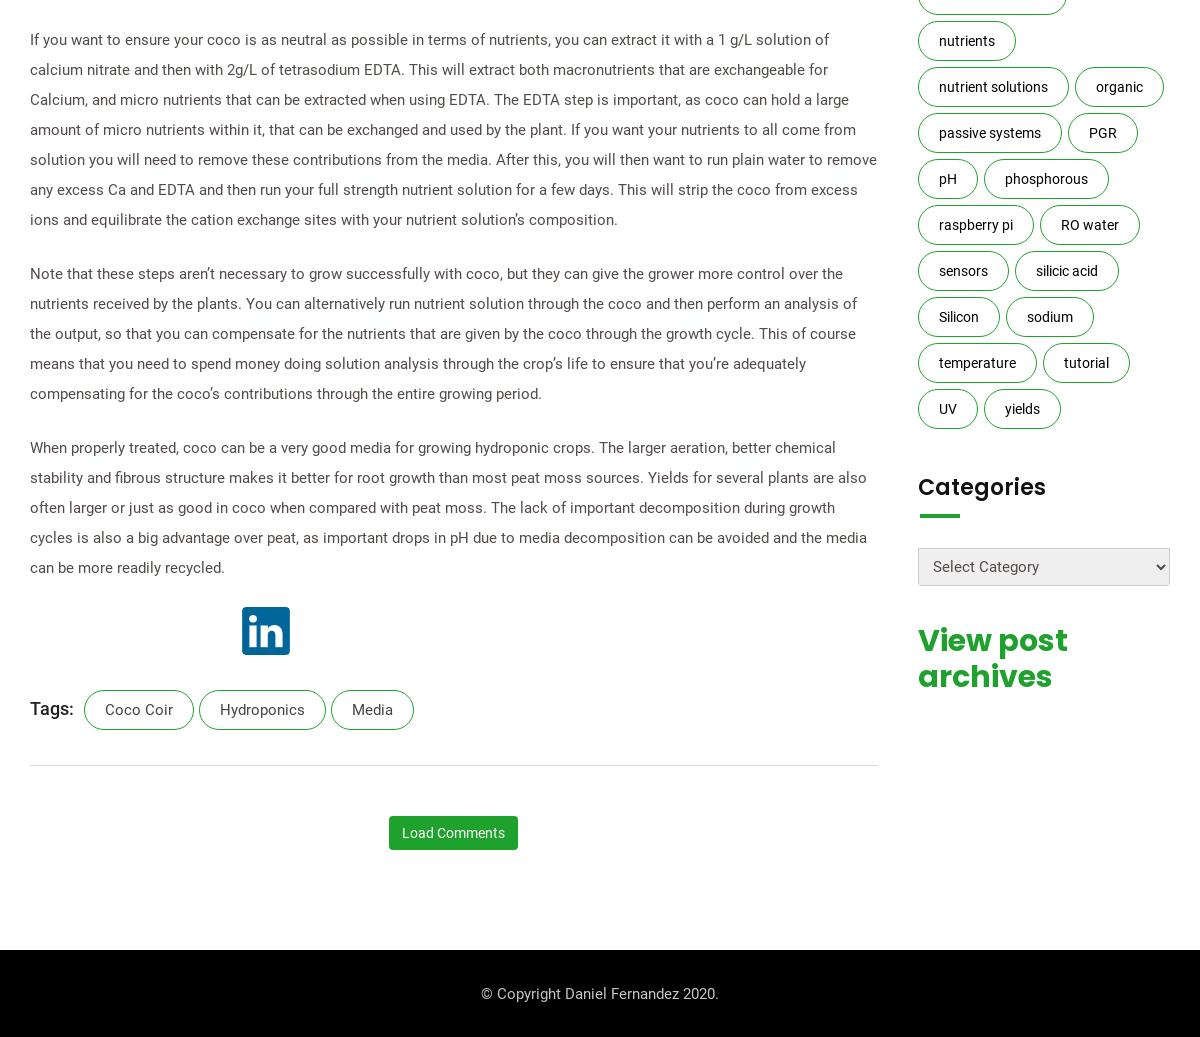 This screenshot has width=1200, height=1037. What do you see at coordinates (1049, 316) in the screenshot?
I see `'sodium'` at bounding box center [1049, 316].